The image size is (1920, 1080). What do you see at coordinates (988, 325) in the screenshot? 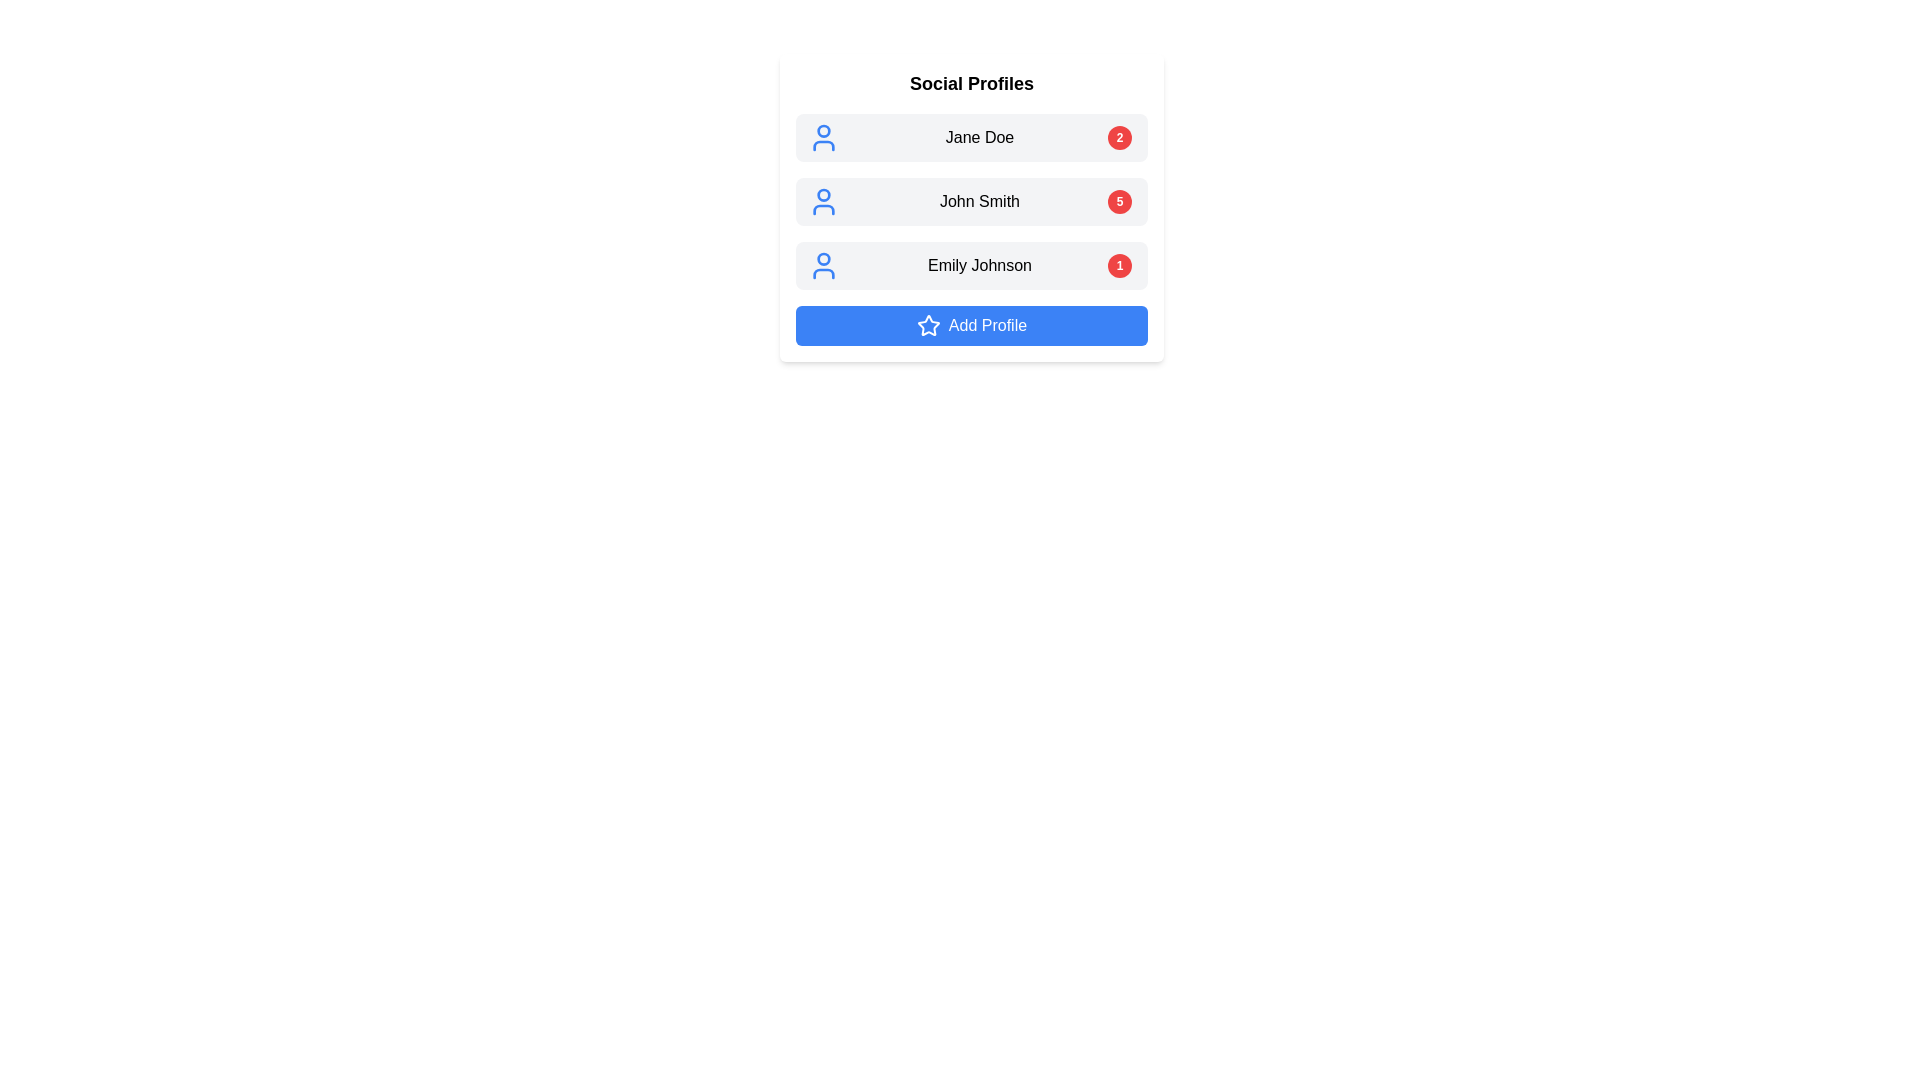
I see `the text label 'Add Profile', which is styled in blue and located in a button-like structure, positioned centrally below a list of profiles` at bounding box center [988, 325].